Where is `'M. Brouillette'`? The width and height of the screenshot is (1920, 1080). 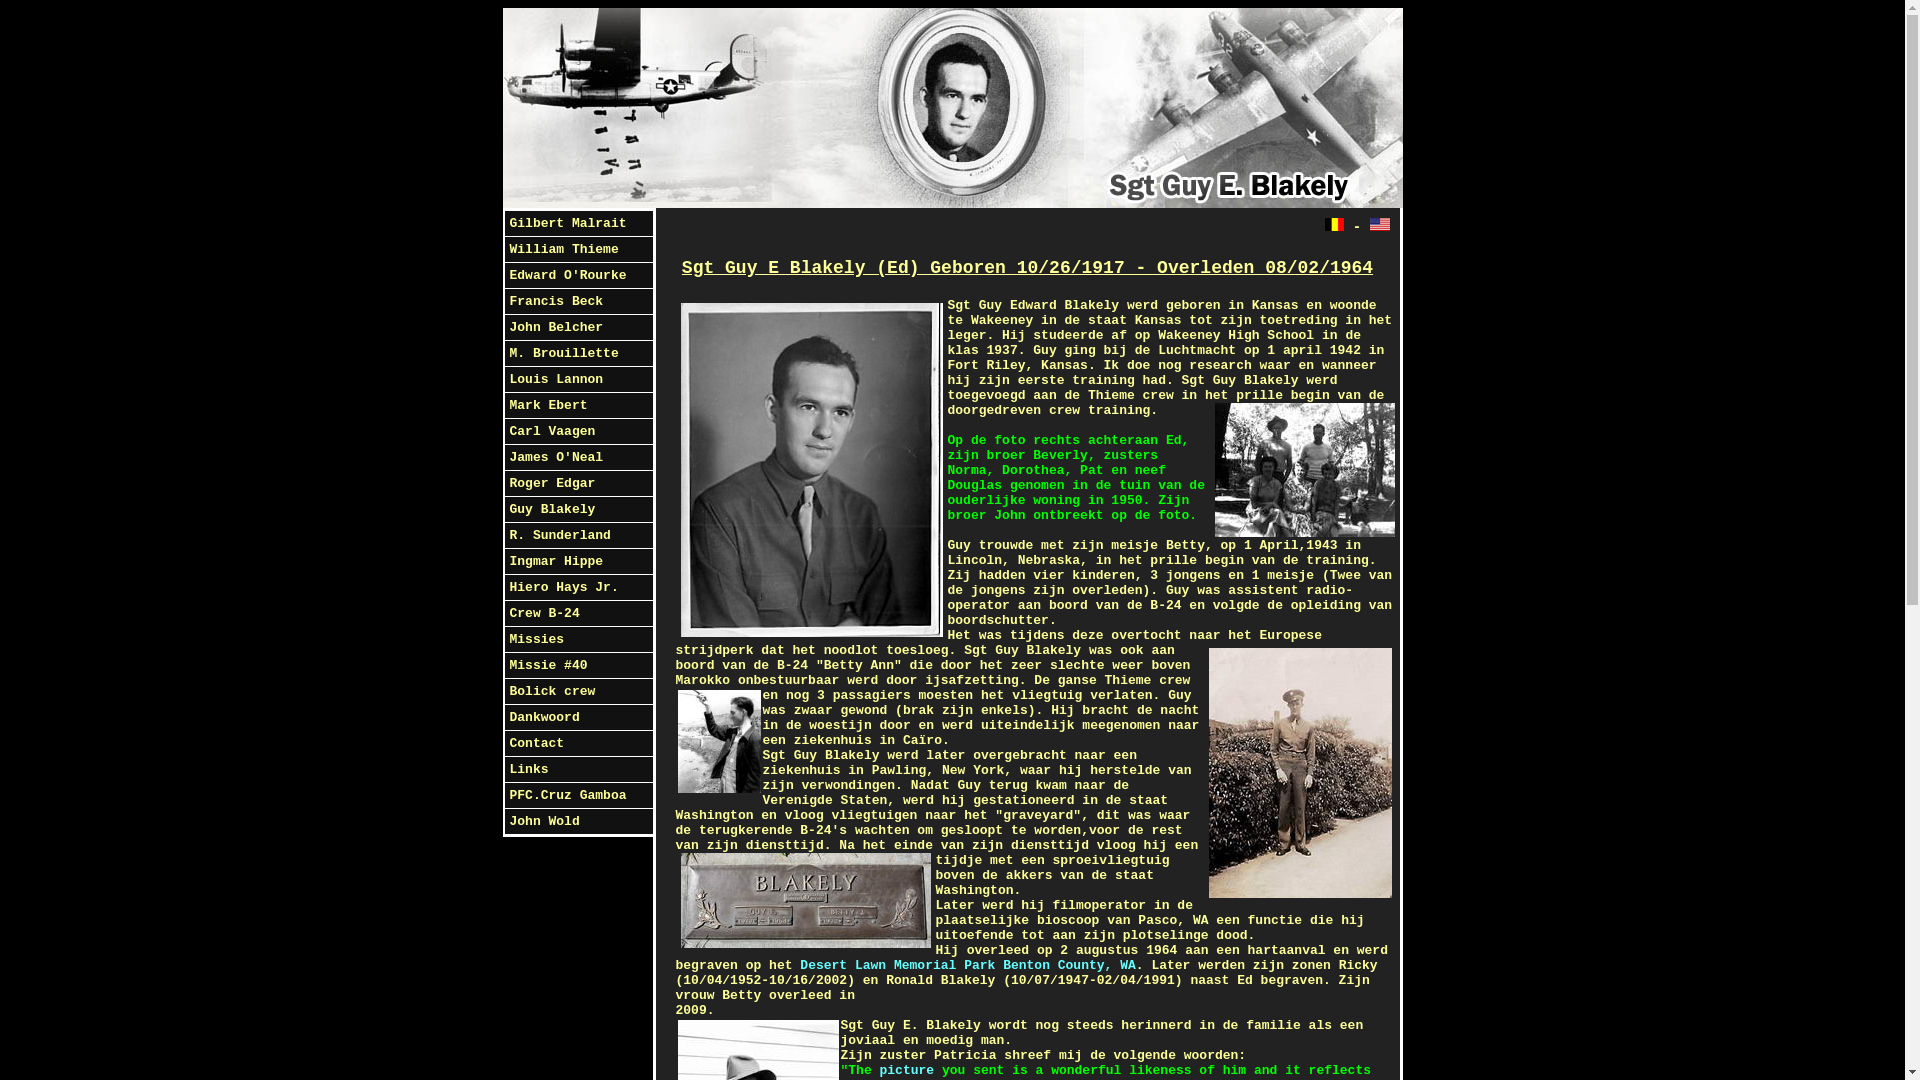
'M. Brouillette' is located at coordinates (504, 353).